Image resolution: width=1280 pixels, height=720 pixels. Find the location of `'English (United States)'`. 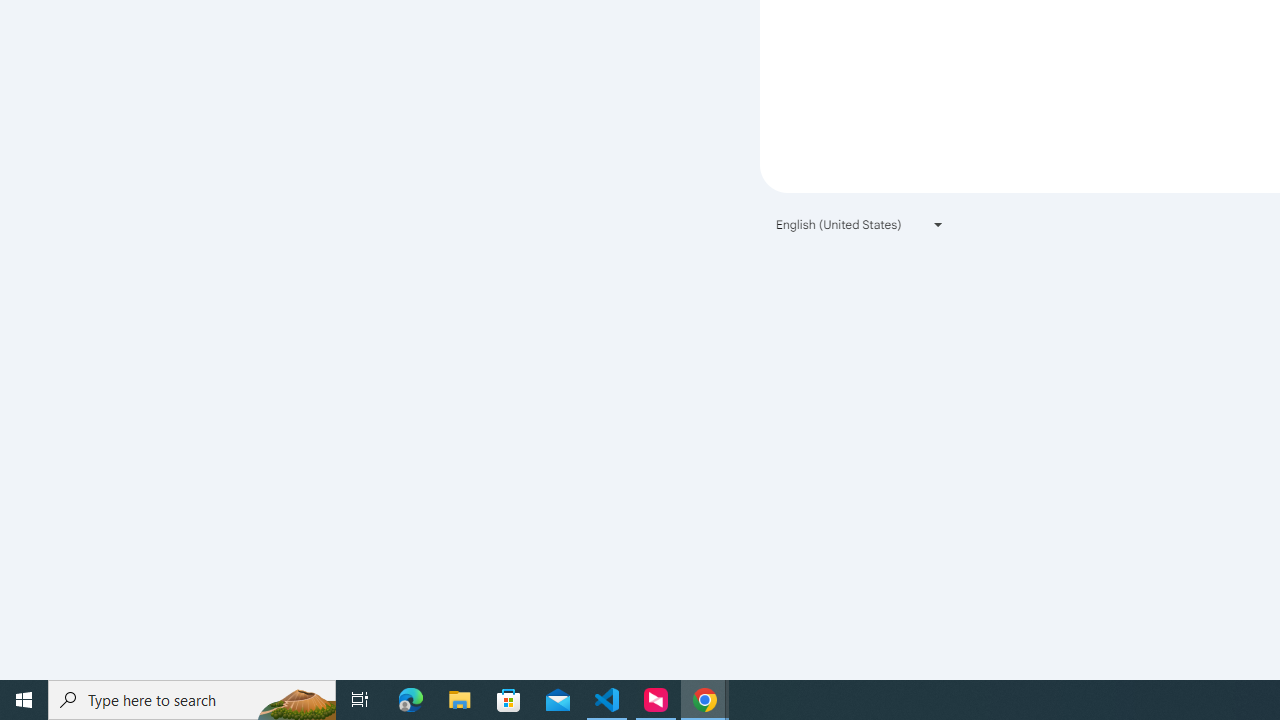

'English (United States)' is located at coordinates (860, 224).